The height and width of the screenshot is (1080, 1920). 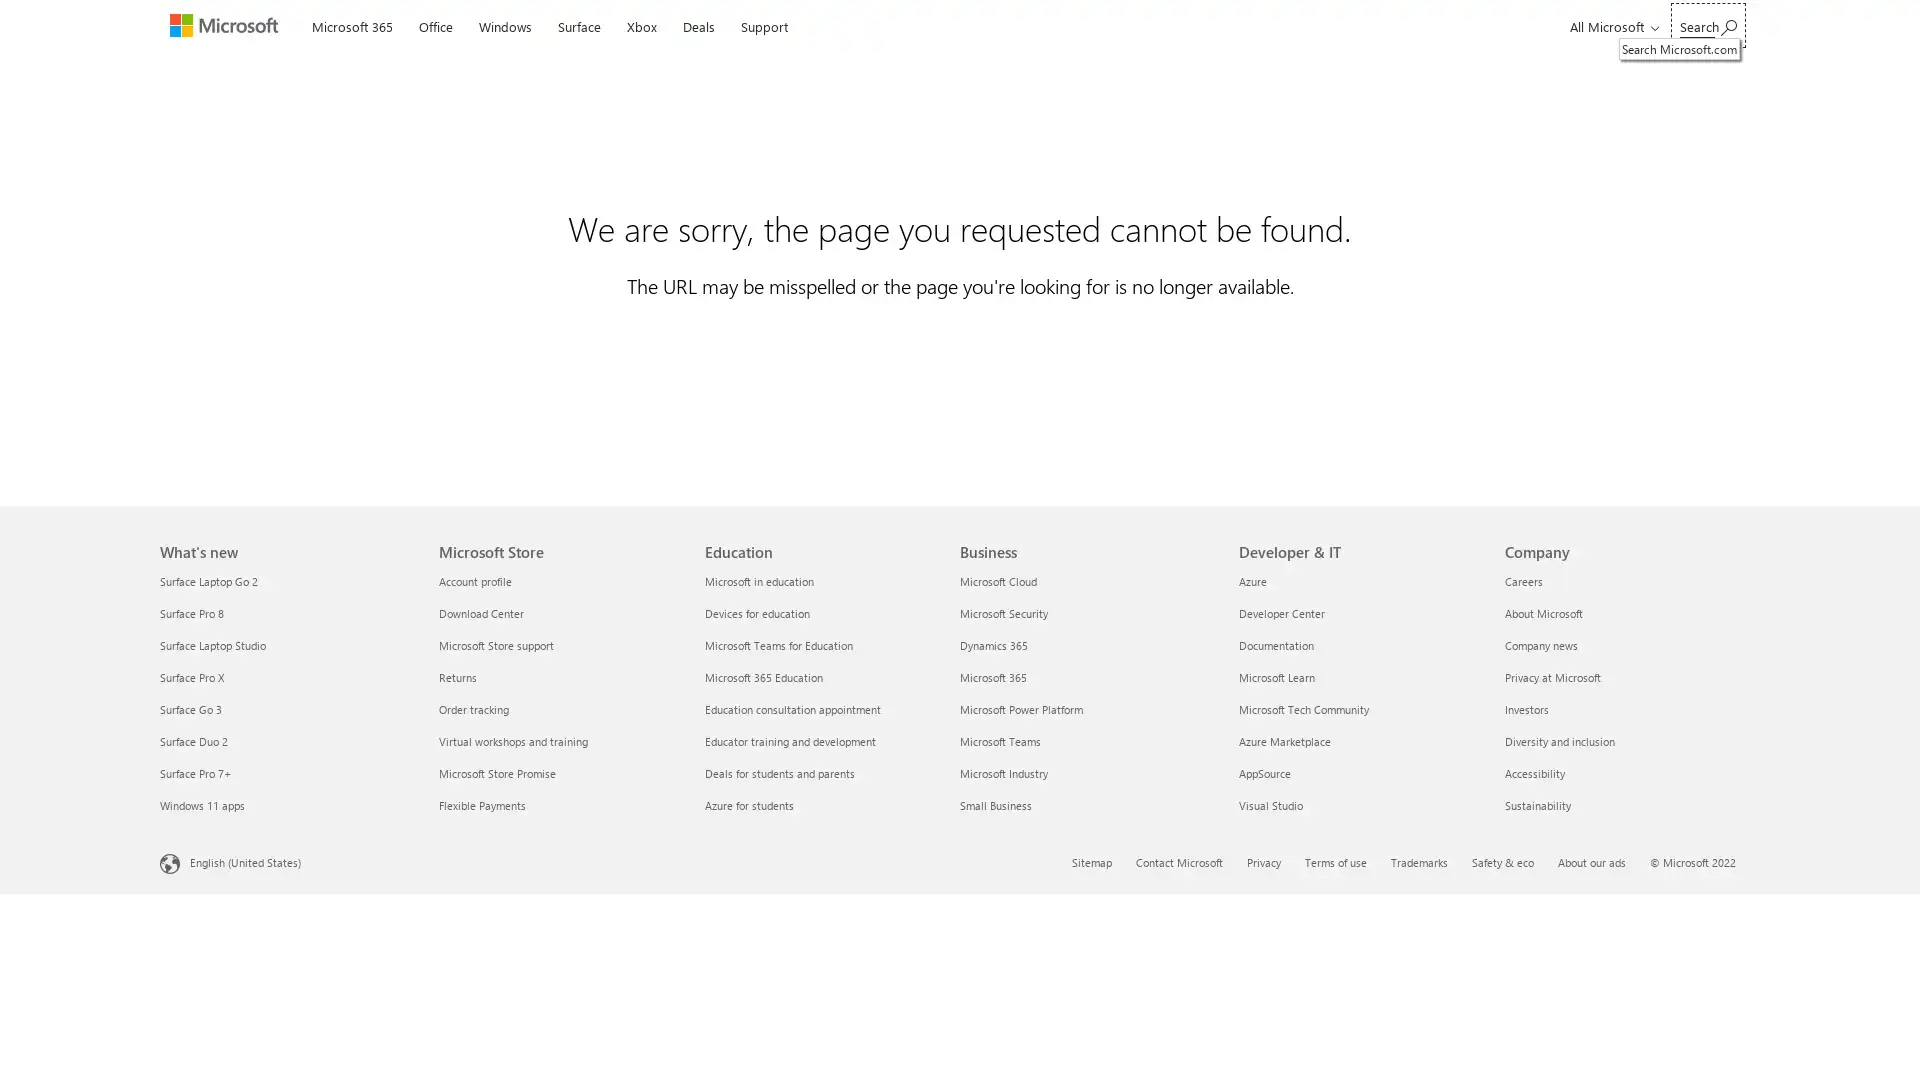 I want to click on All Microsoft expand to see list of Microsoft products and services, so click(x=1611, y=26).